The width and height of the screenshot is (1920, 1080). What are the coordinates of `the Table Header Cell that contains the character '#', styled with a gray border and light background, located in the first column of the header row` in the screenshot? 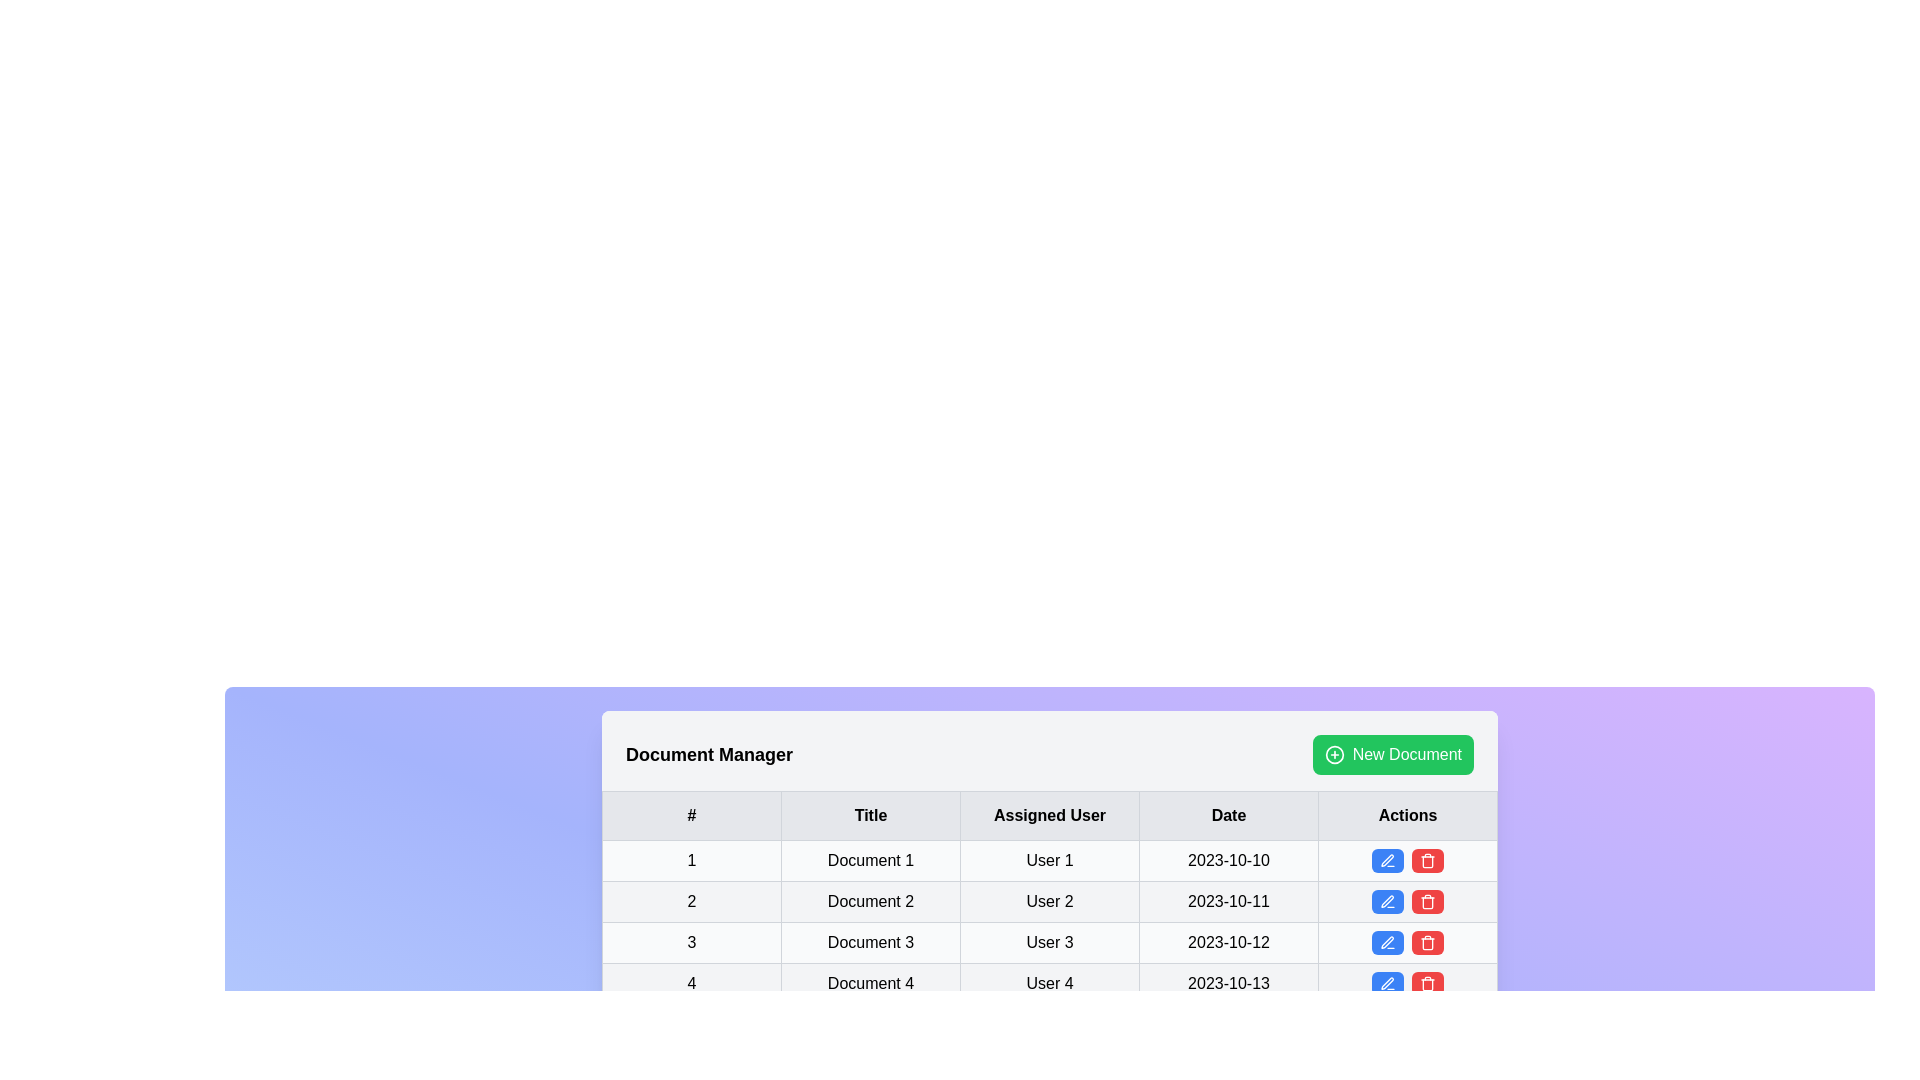 It's located at (691, 816).